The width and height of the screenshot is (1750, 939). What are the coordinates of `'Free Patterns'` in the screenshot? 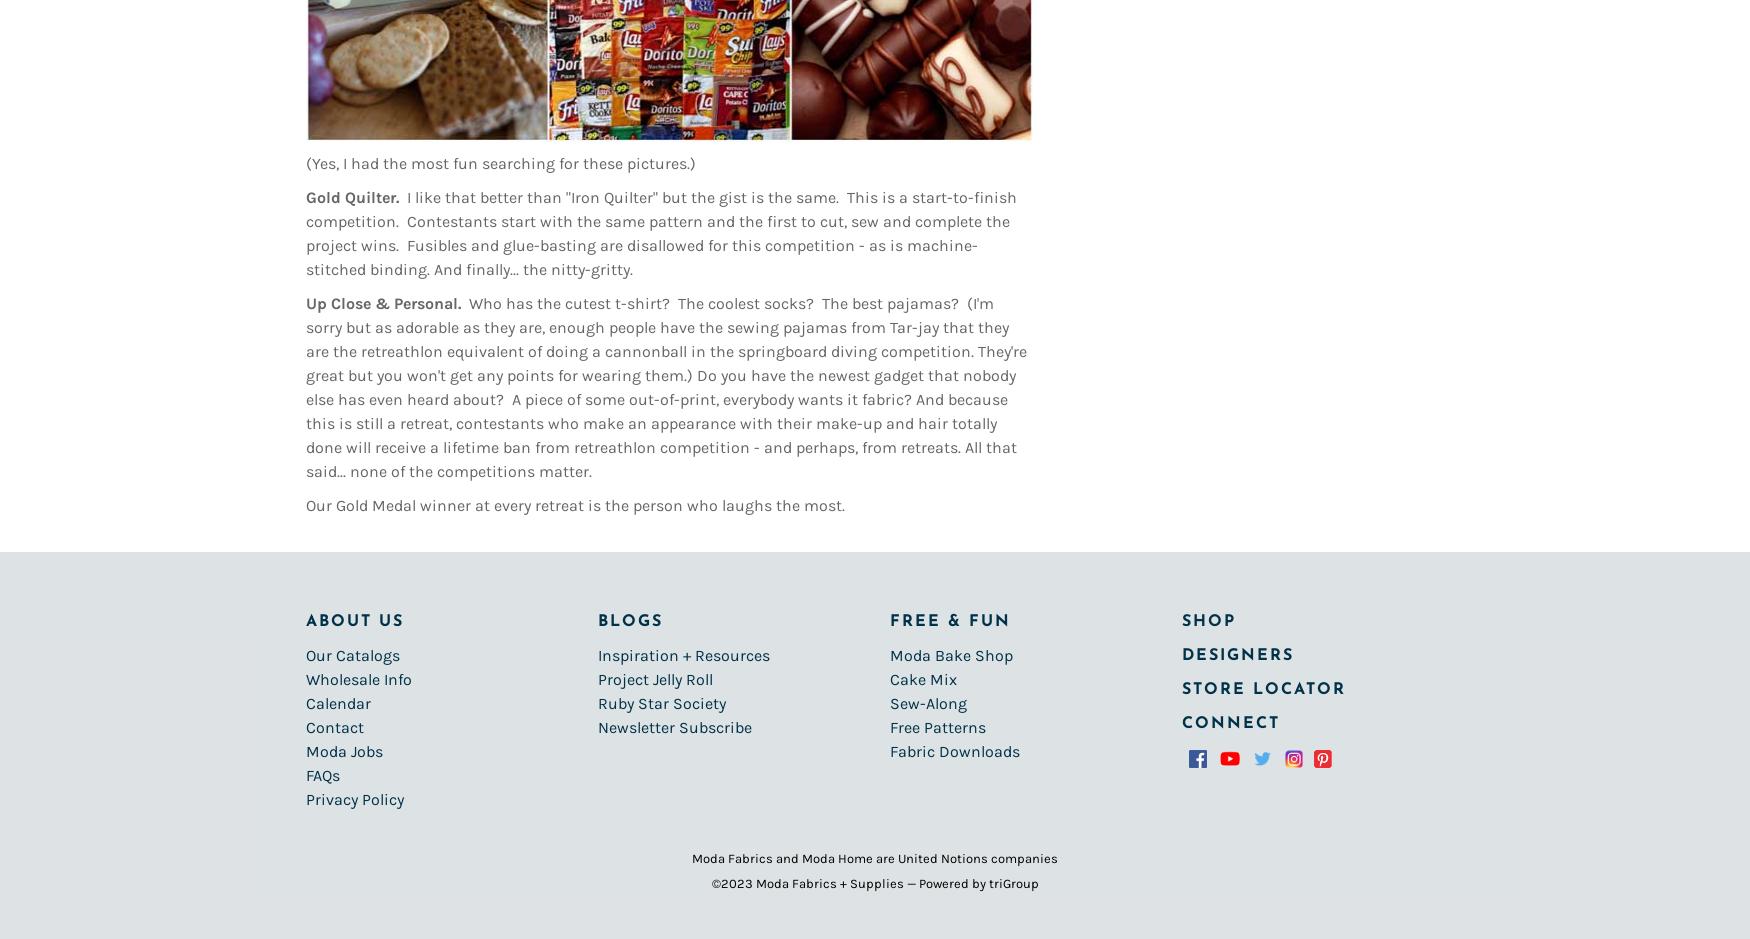 It's located at (938, 727).